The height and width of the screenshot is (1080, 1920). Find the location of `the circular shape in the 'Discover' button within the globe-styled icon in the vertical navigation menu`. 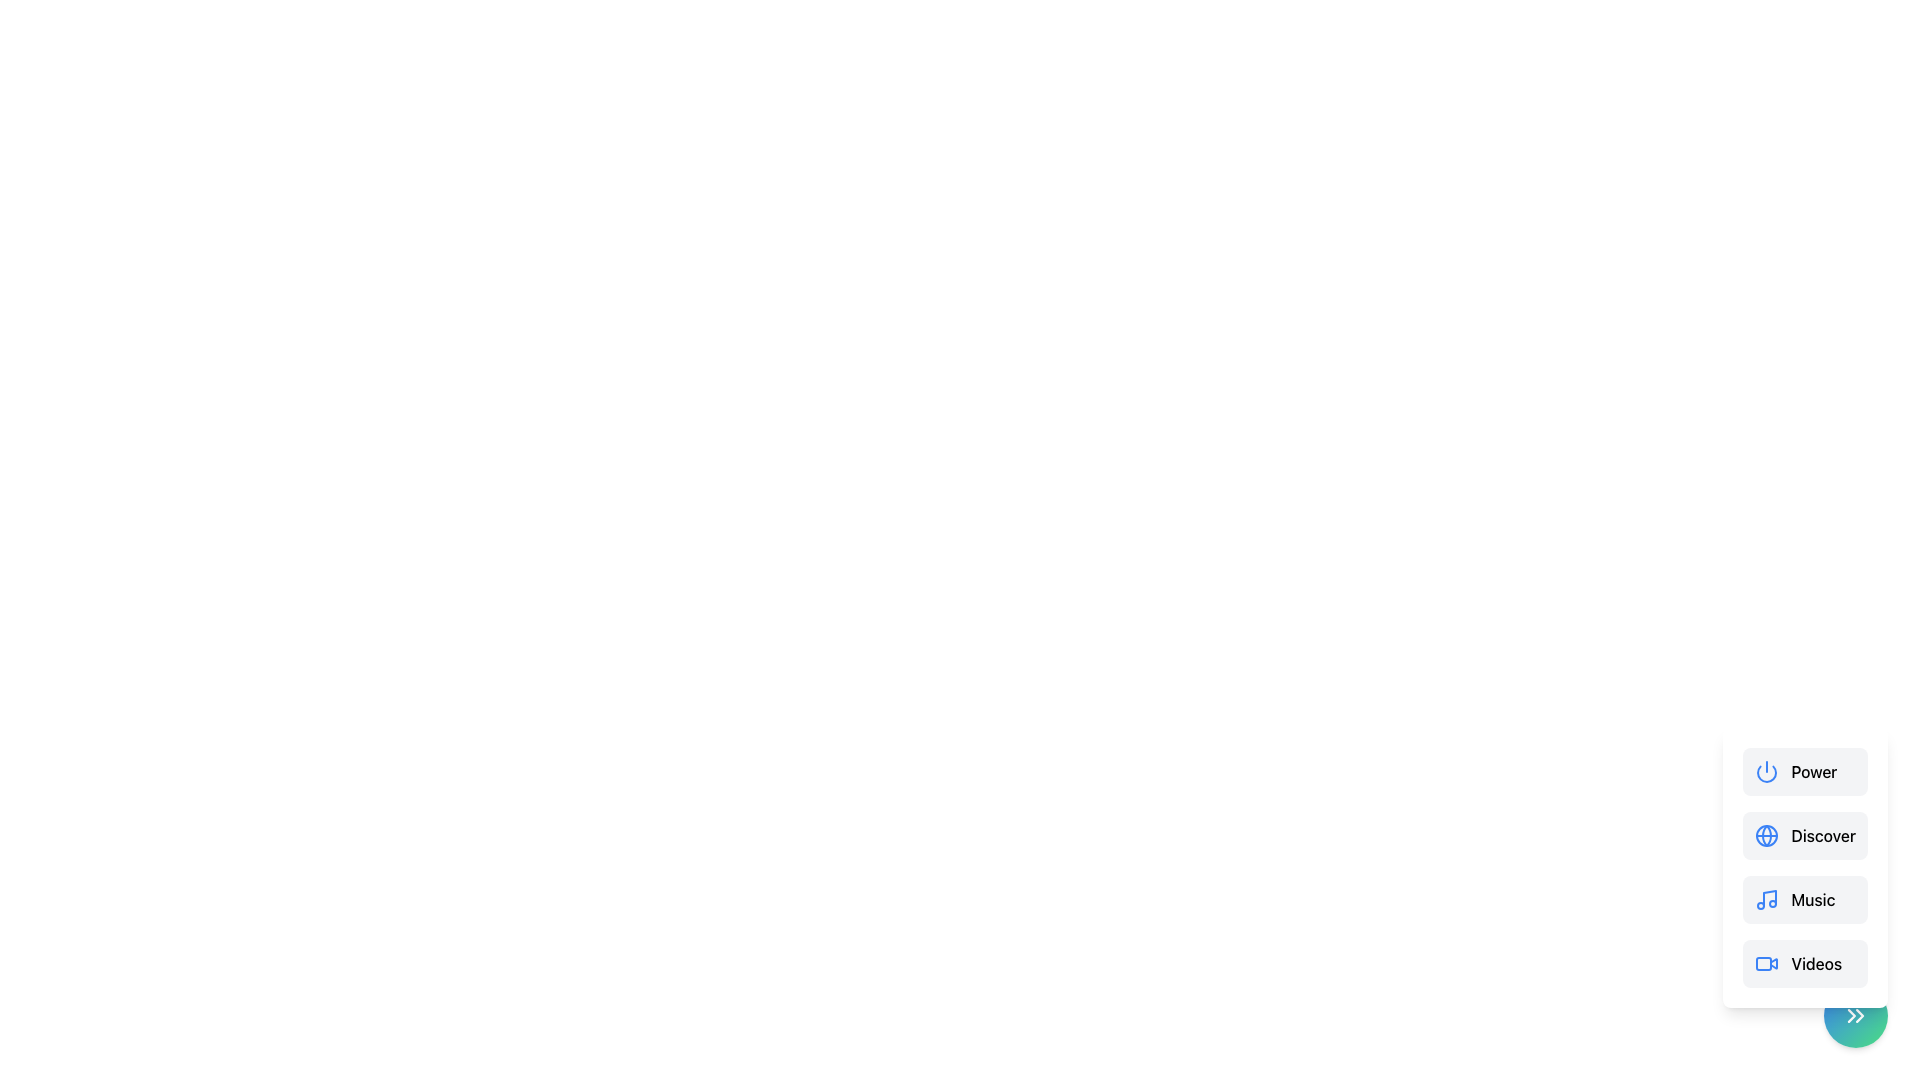

the circular shape in the 'Discover' button within the globe-styled icon in the vertical navigation menu is located at coordinates (1767, 836).